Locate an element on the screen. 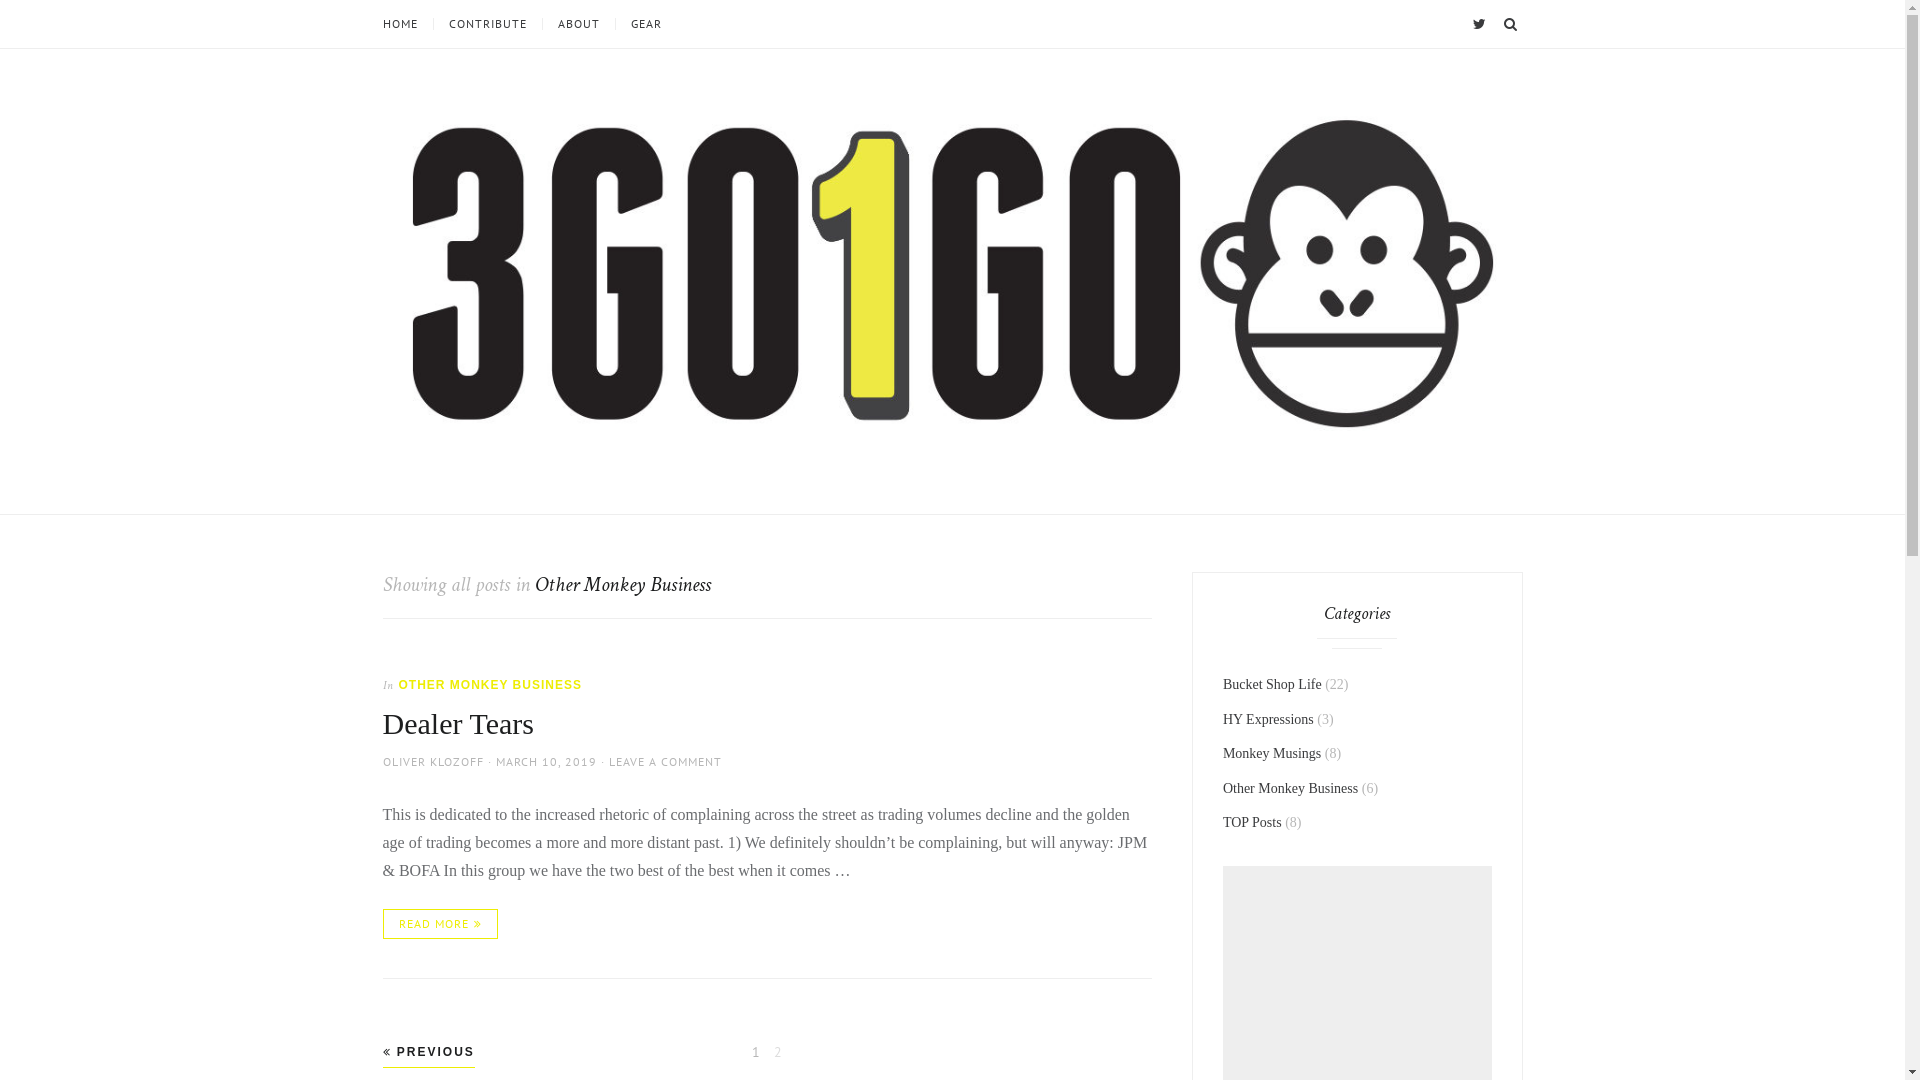 This screenshot has width=1920, height=1080. 'Monkey Musings' is located at coordinates (1222, 753).